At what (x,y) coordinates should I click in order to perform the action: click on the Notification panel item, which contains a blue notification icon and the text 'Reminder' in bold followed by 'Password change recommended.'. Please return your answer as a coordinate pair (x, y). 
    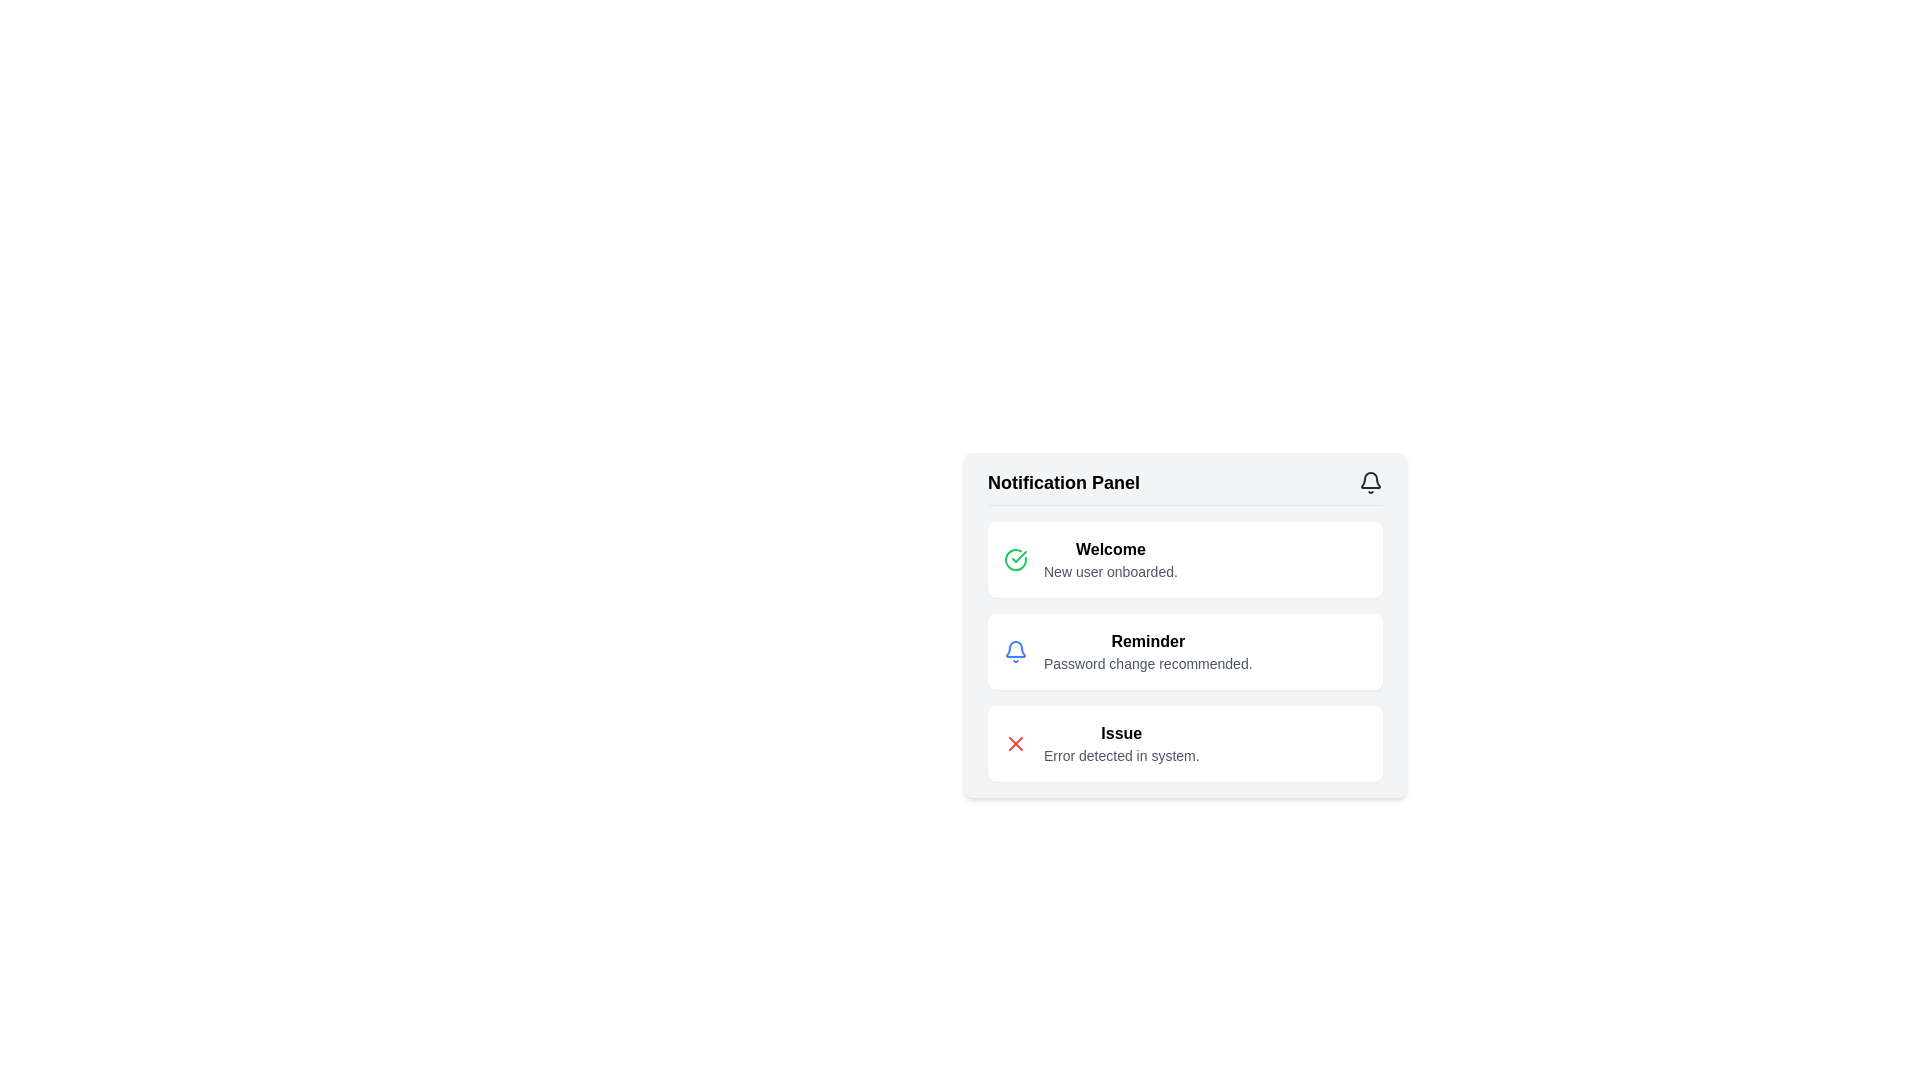
    Looking at the image, I should click on (1185, 651).